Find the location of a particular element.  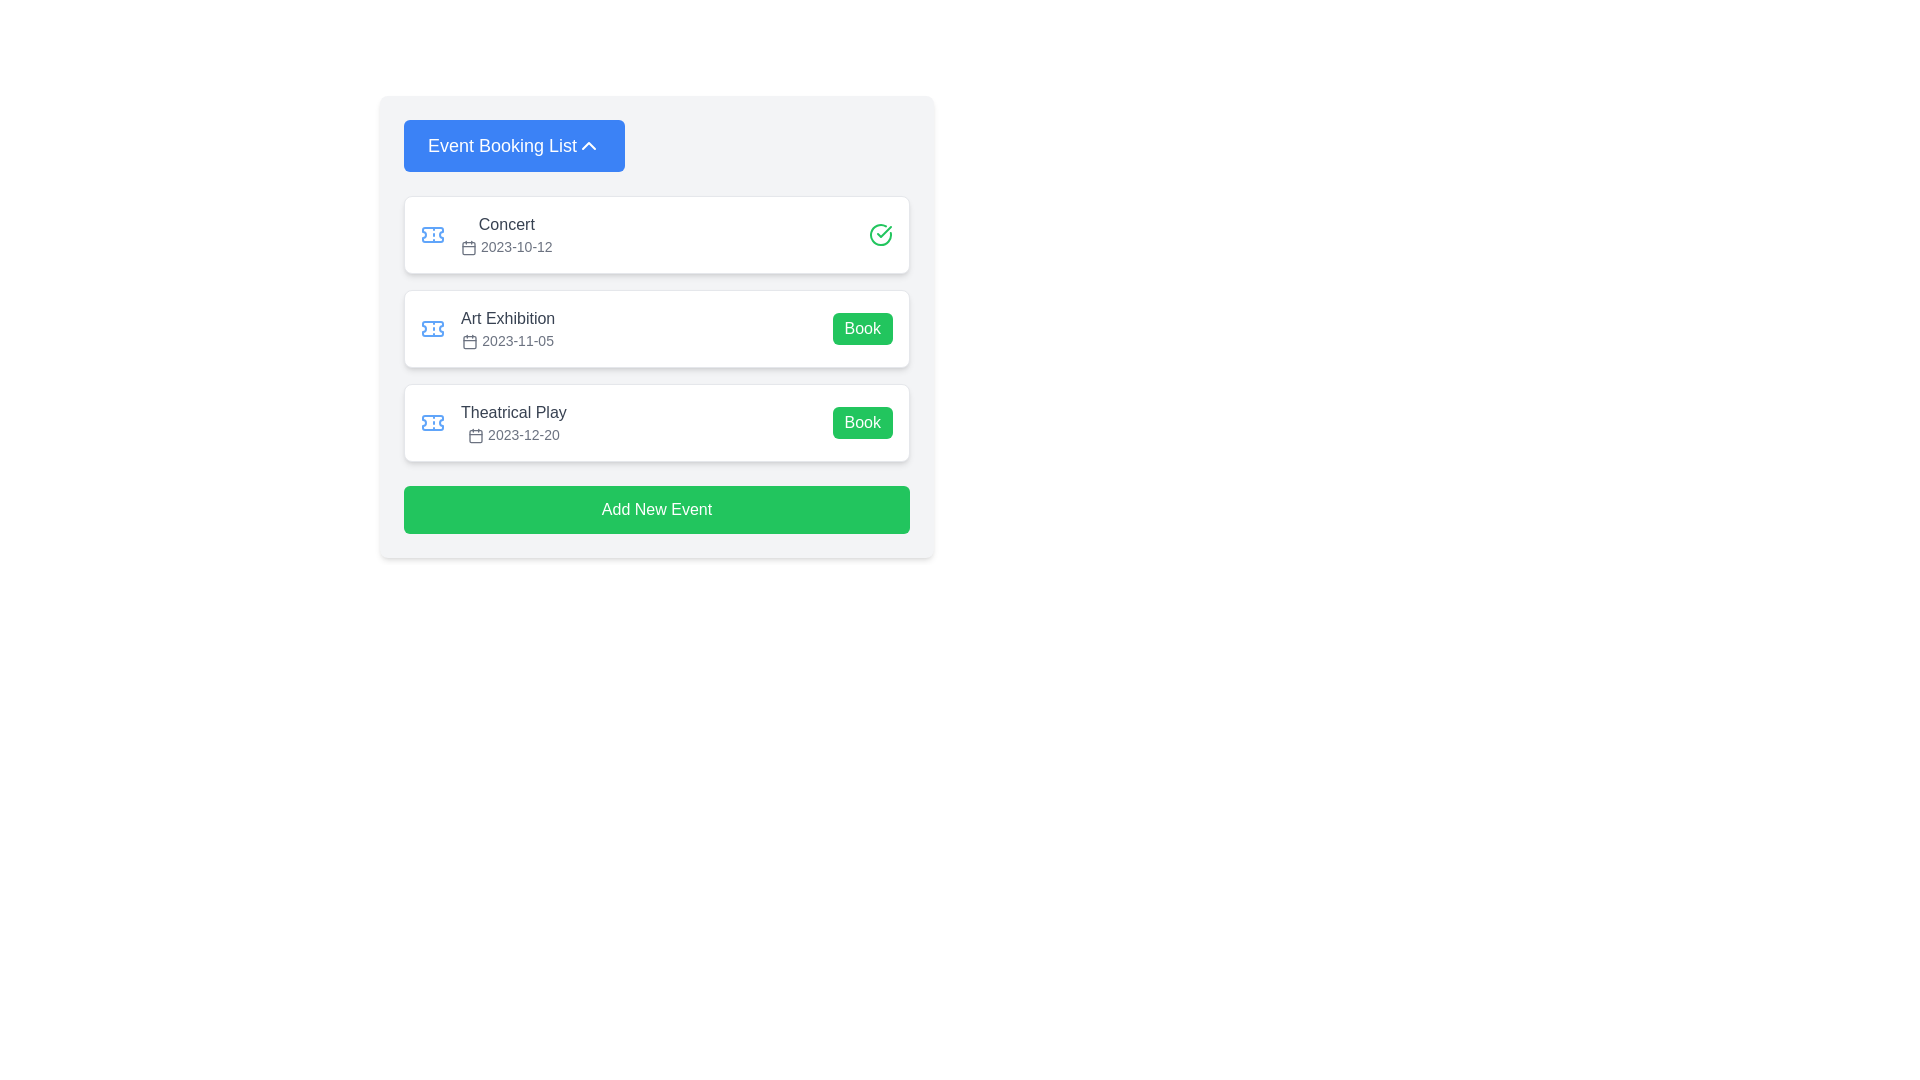

the Event information row displaying 'Concert' and the date '2023-10-12', which is the first entry in the 'Event Booking List' is located at coordinates (486, 234).